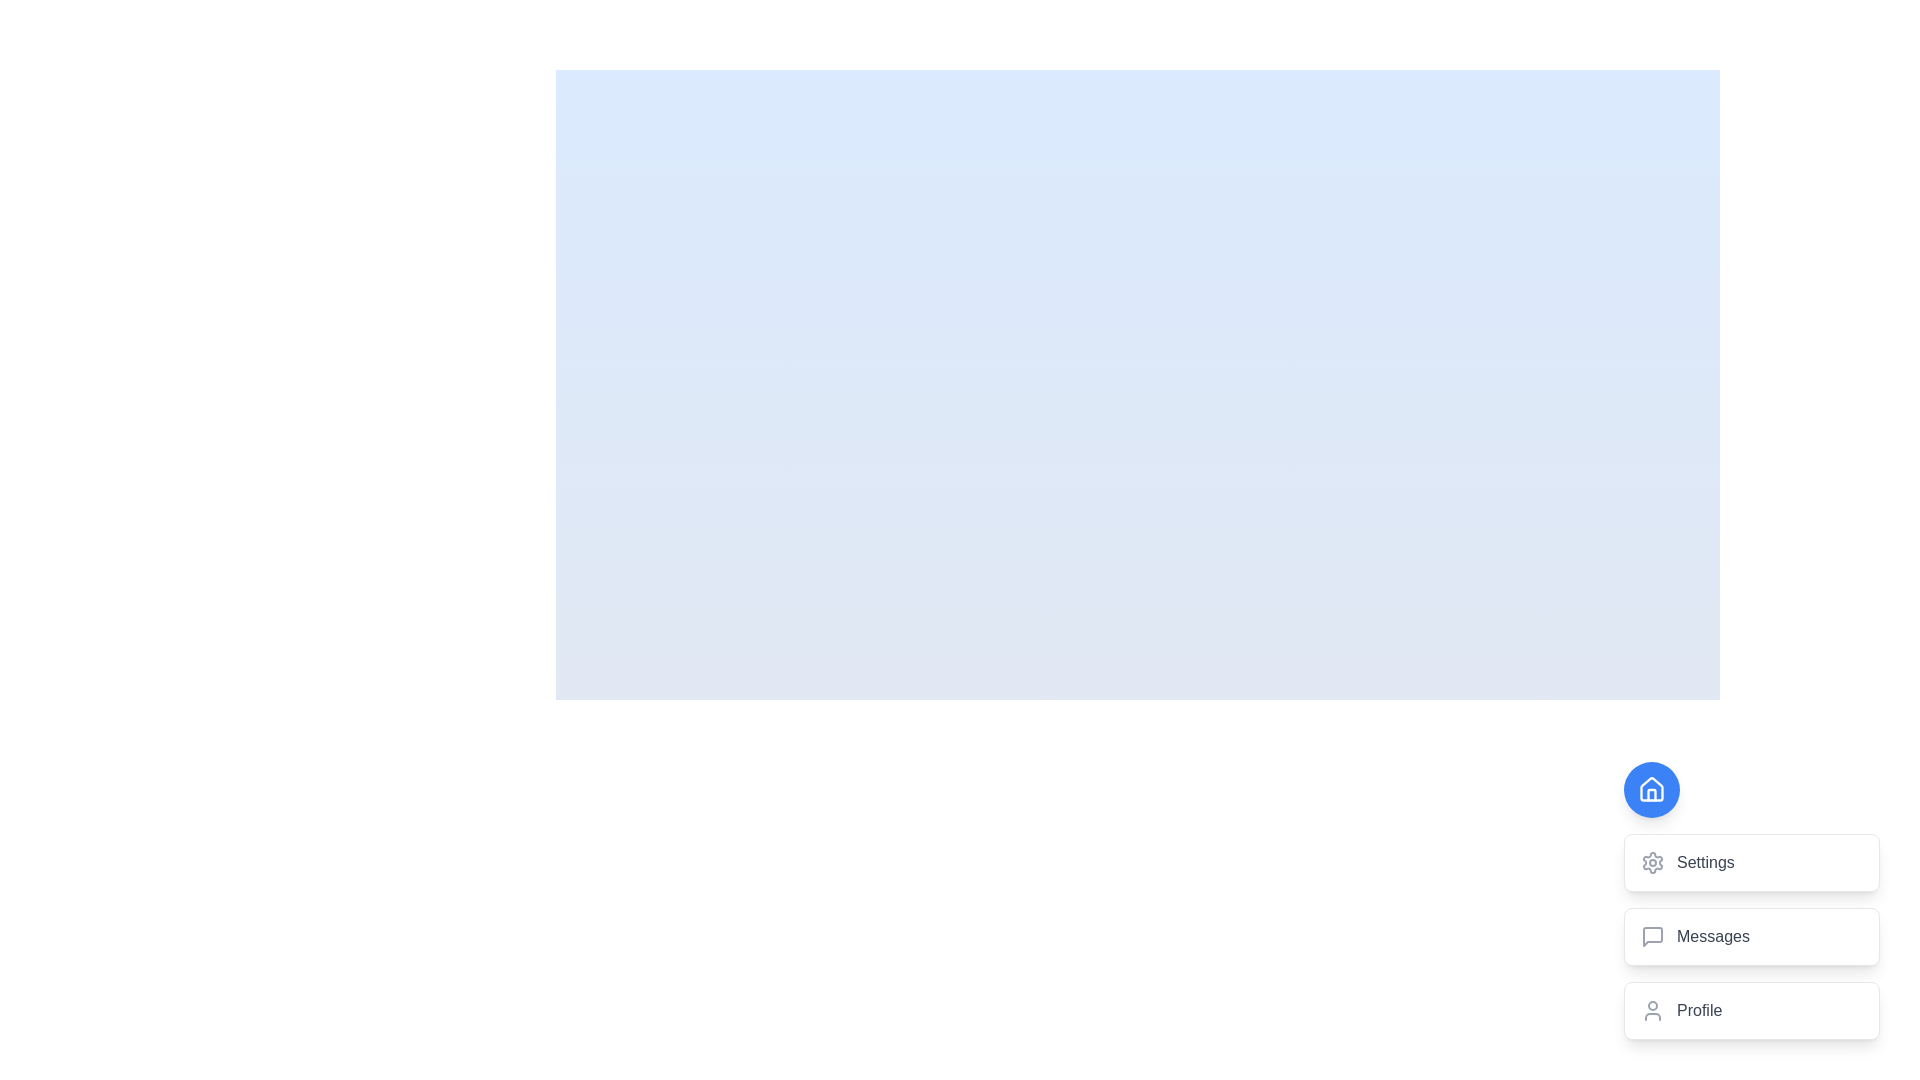  What do you see at coordinates (1751, 901) in the screenshot?
I see `the 'Messages' button, which is the second card in a vertical stack of three cards located in the bottom-right corner of the interface` at bounding box center [1751, 901].